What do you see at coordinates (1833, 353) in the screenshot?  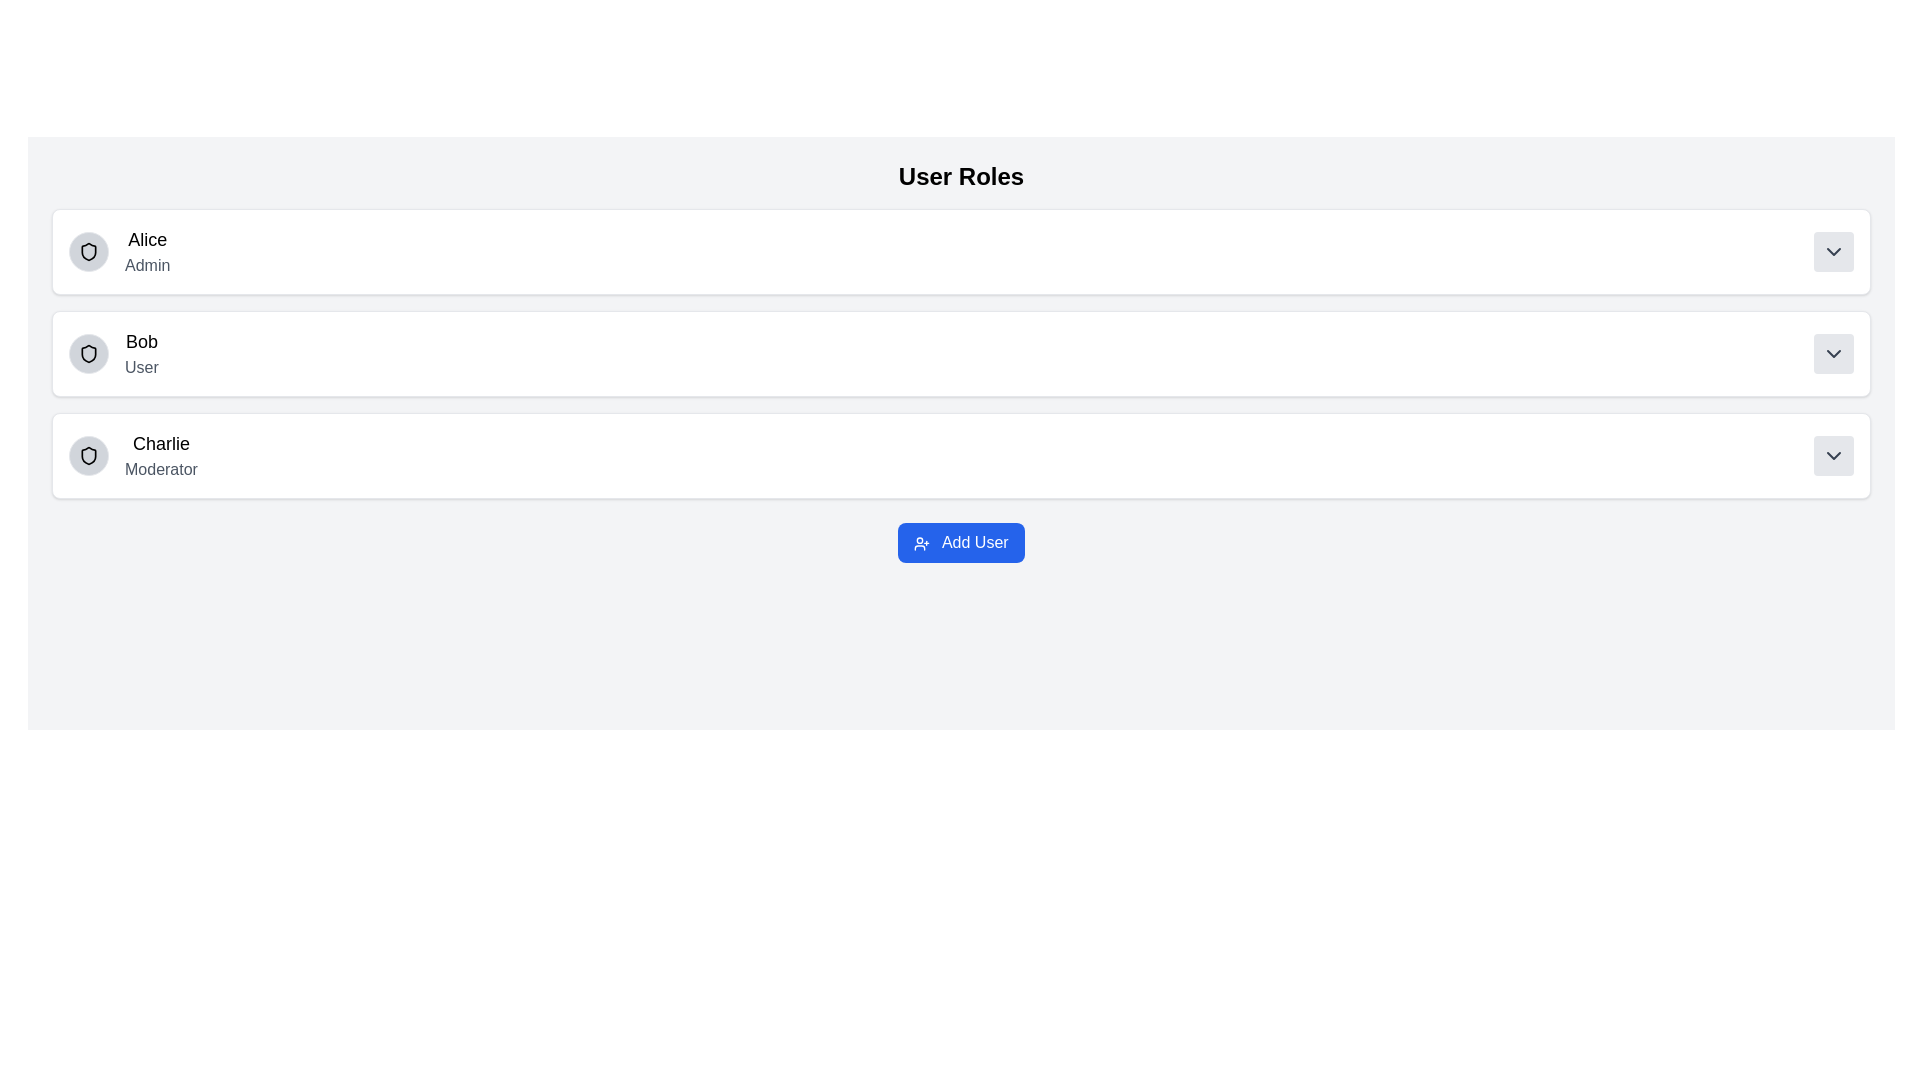 I see `the downward-pointing chevron icon indicating dropdown options for the user named 'Bob'` at bounding box center [1833, 353].